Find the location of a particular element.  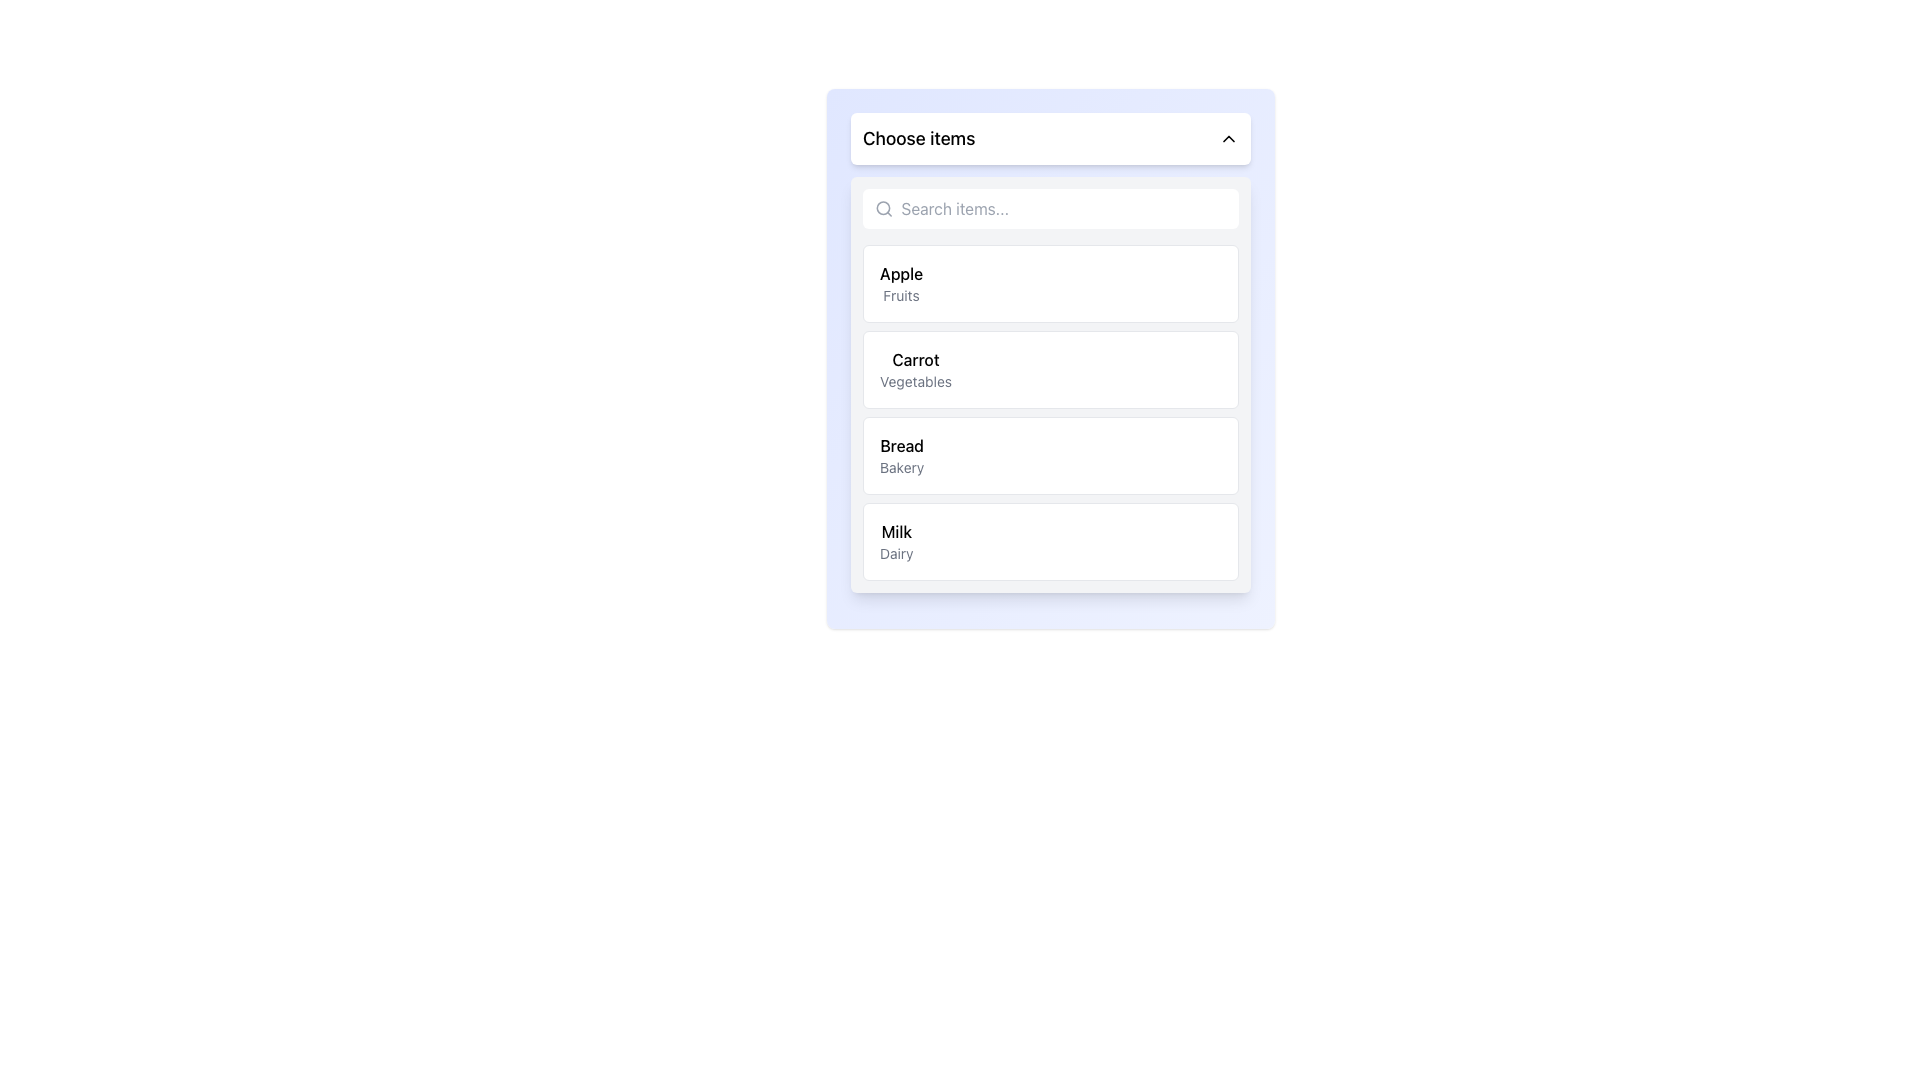

to select the 'Carrot' item from the vertically arranged selectable list, which is the second card displaying 'Carrot' in bold and 'Vegetables' in smaller gray font is located at coordinates (1050, 357).